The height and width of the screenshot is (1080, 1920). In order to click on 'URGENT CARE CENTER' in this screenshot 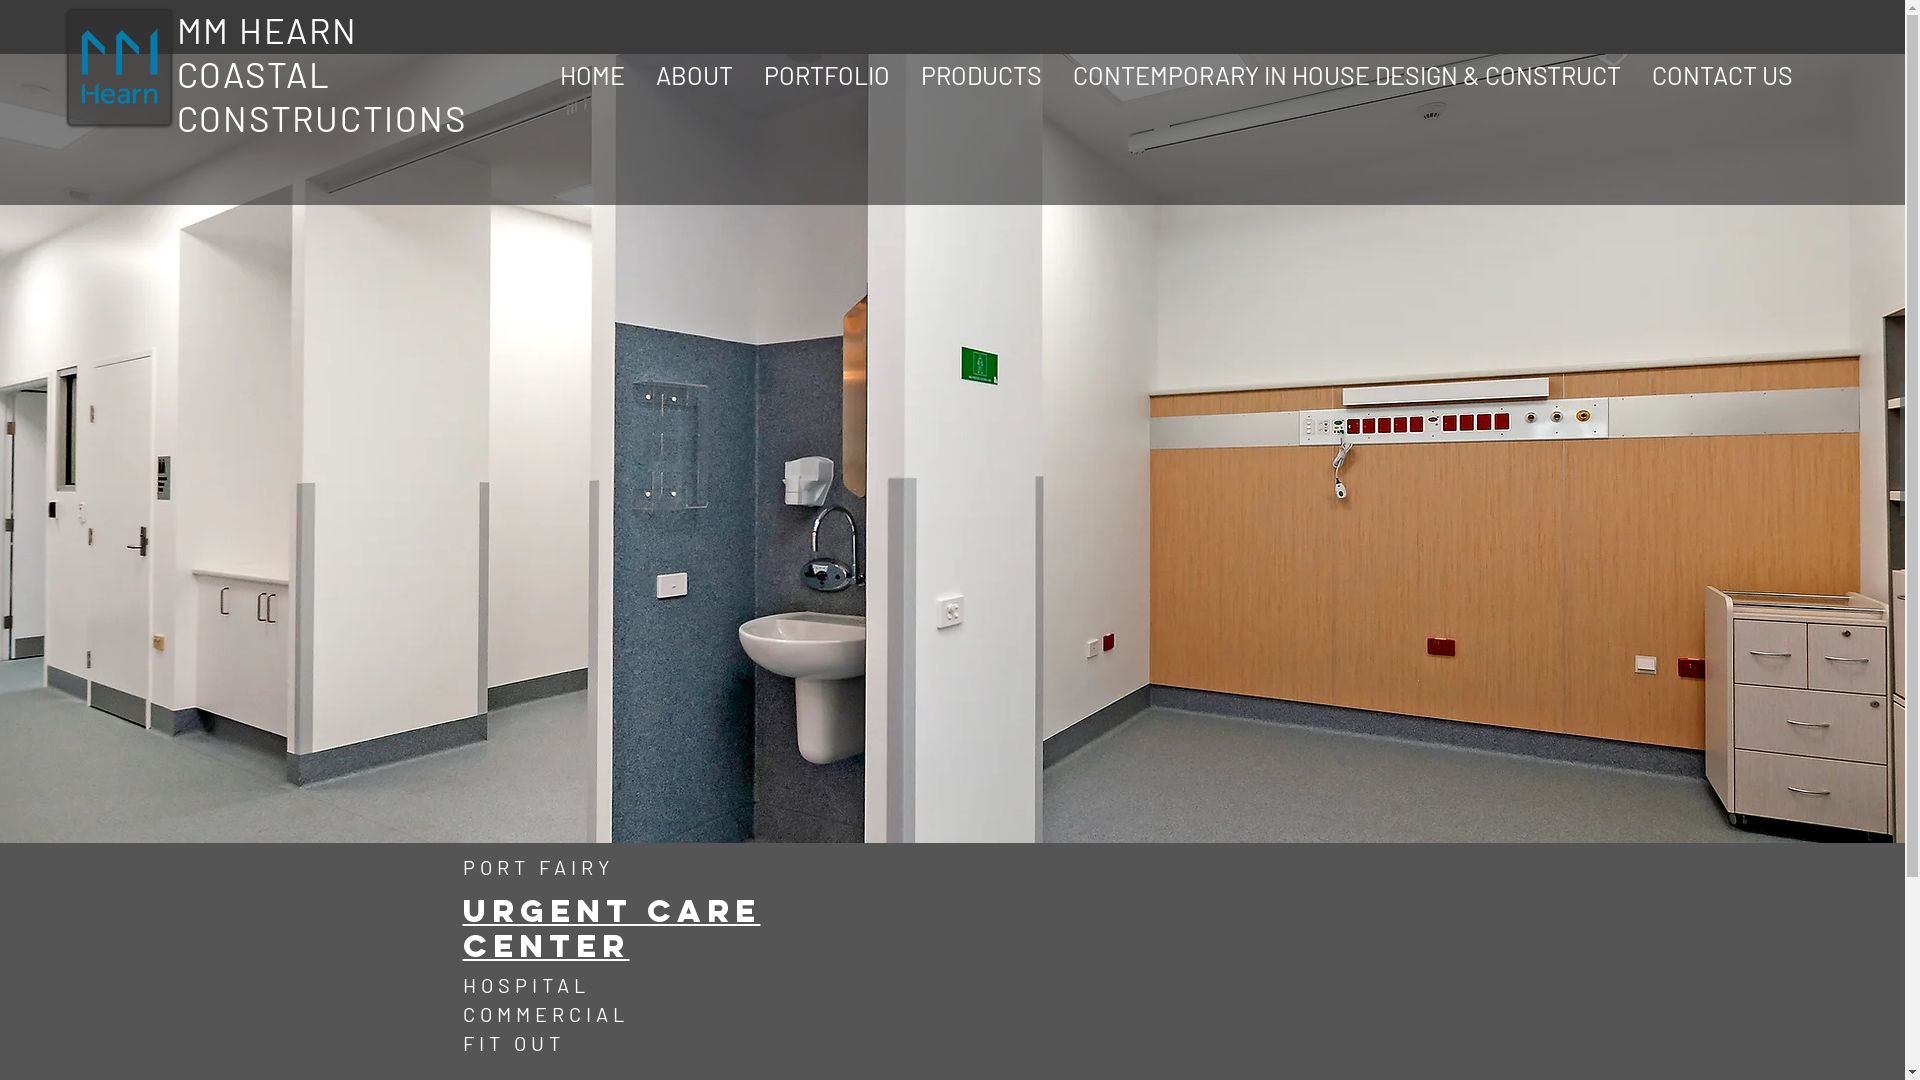, I will do `click(609, 929)`.